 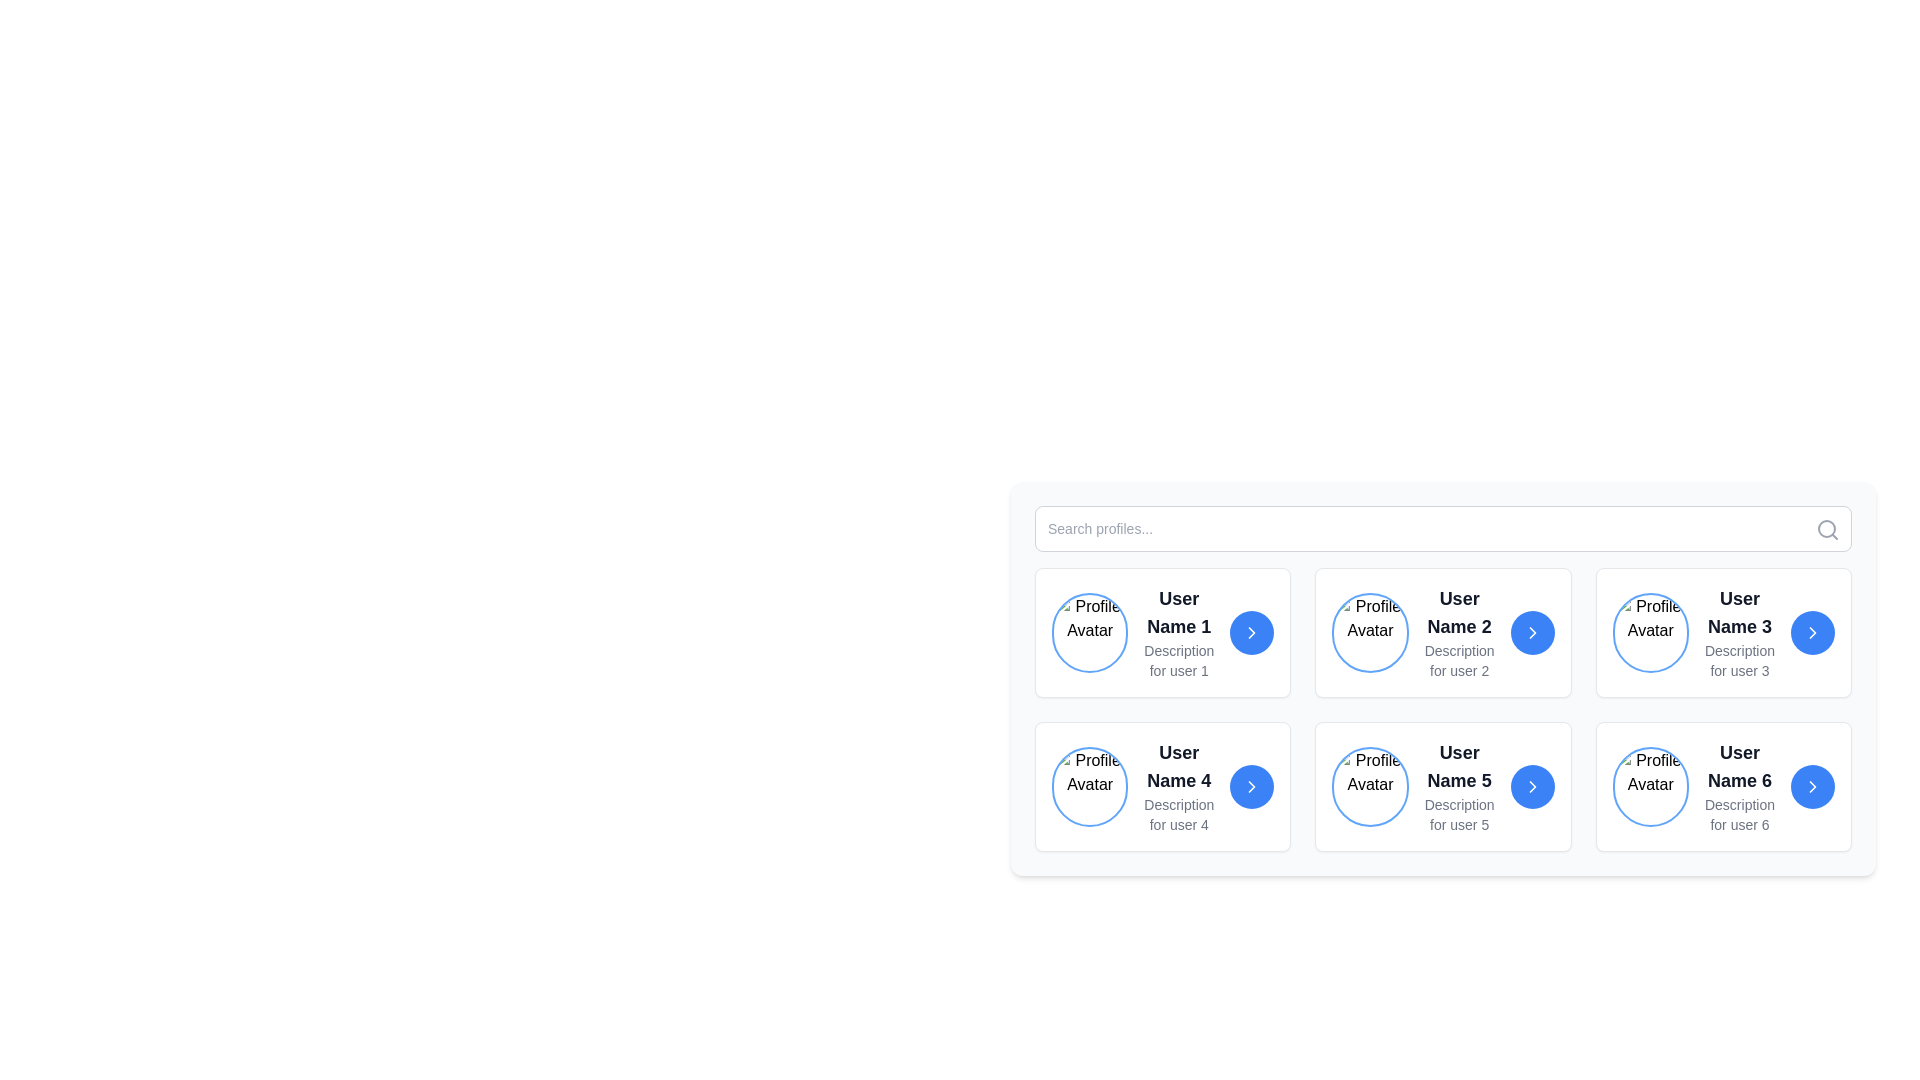 I want to click on the user name text label in the user profile card, which is located in the second row and second column of a 3x2 grid layout, directly above the description 'Description for user 5', so click(x=1459, y=766).